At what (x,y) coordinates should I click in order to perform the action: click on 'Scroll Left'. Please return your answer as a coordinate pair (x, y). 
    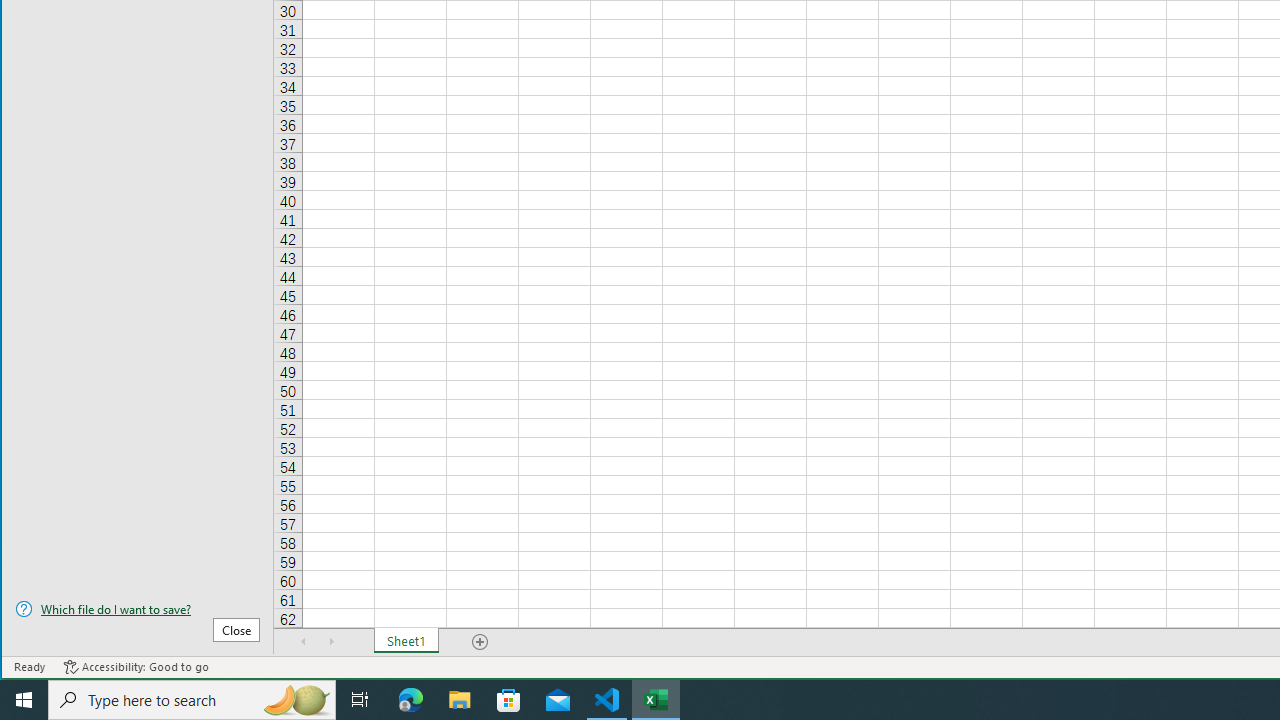
    Looking at the image, I should click on (303, 641).